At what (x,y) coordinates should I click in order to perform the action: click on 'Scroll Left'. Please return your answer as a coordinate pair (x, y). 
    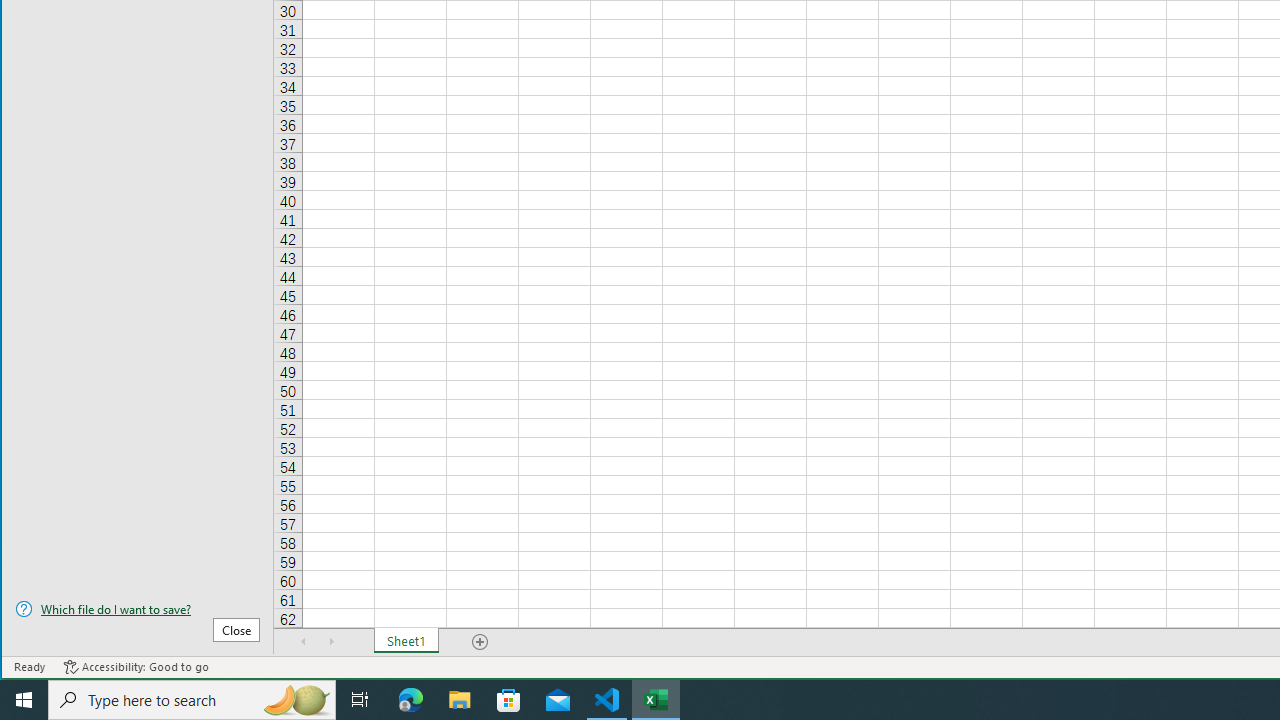
    Looking at the image, I should click on (303, 641).